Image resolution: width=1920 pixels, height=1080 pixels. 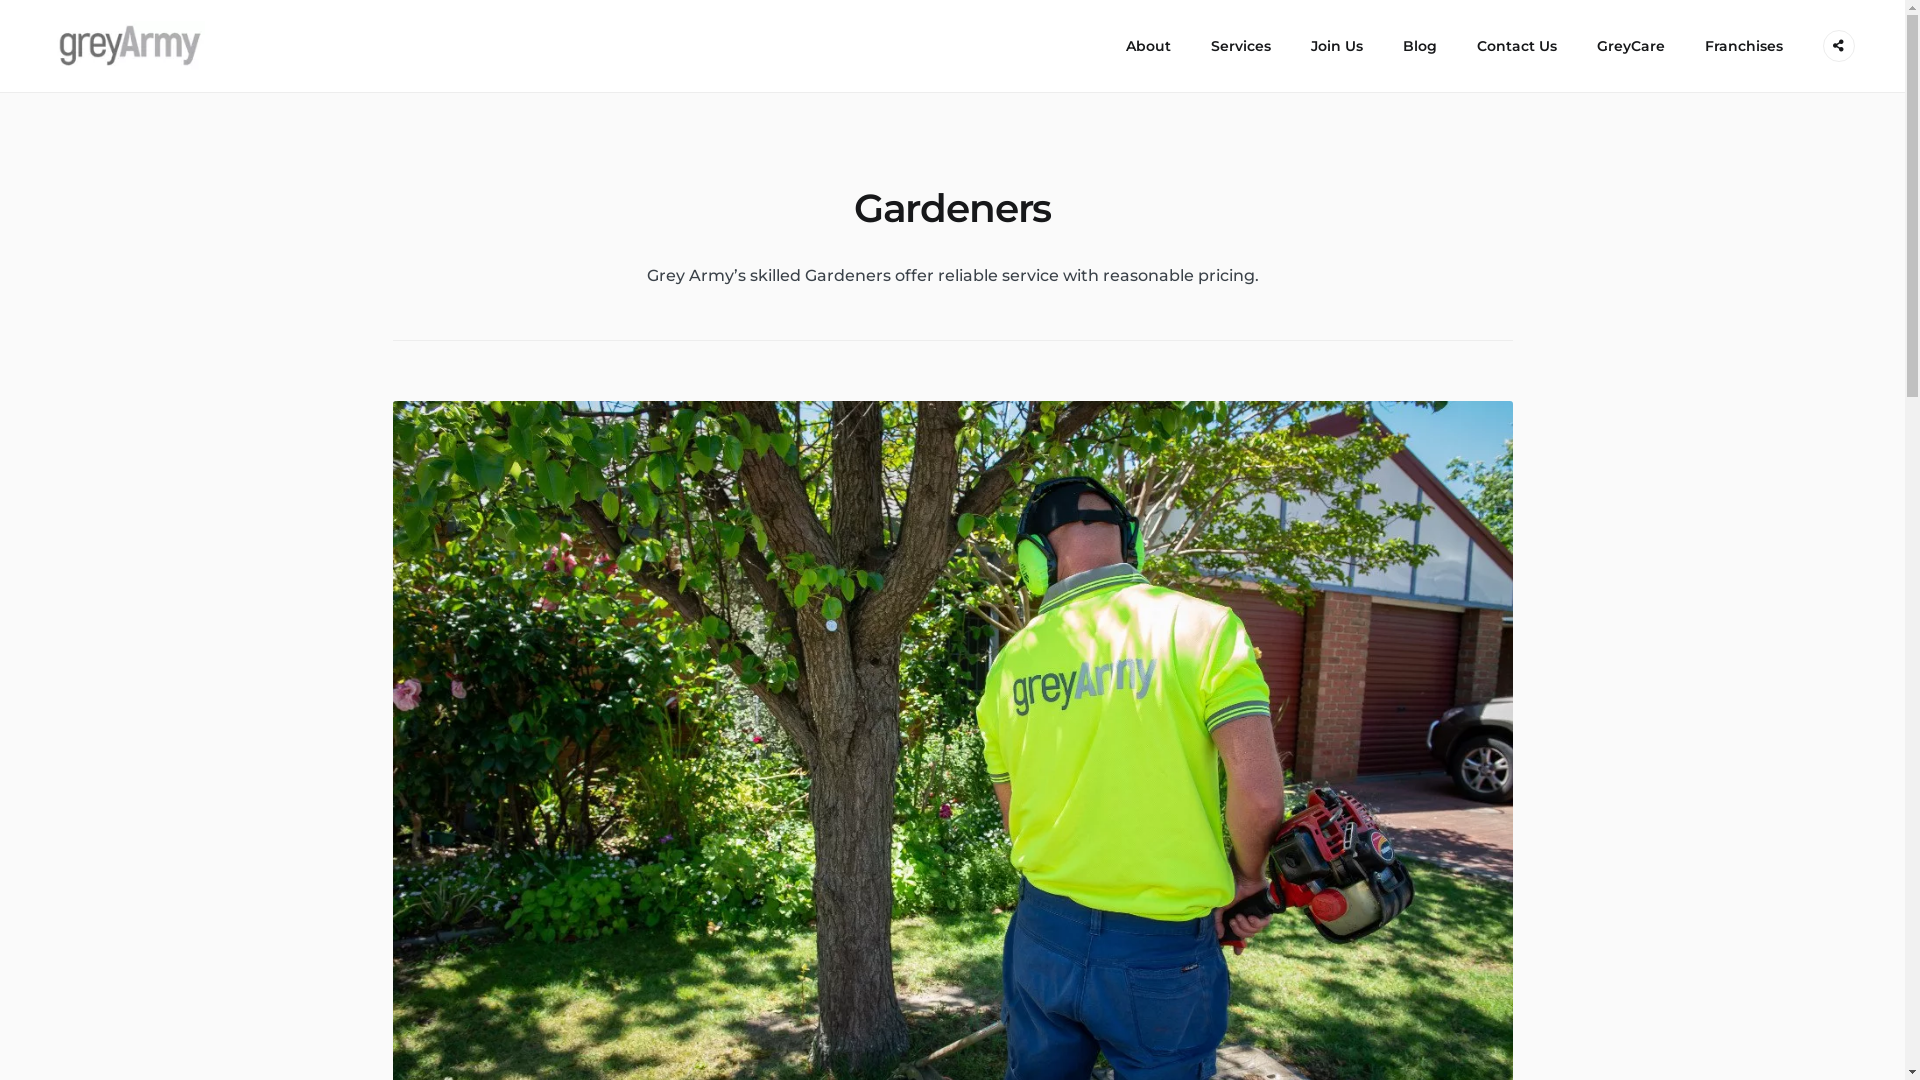 I want to click on 'Grey Army', so click(x=96, y=45).